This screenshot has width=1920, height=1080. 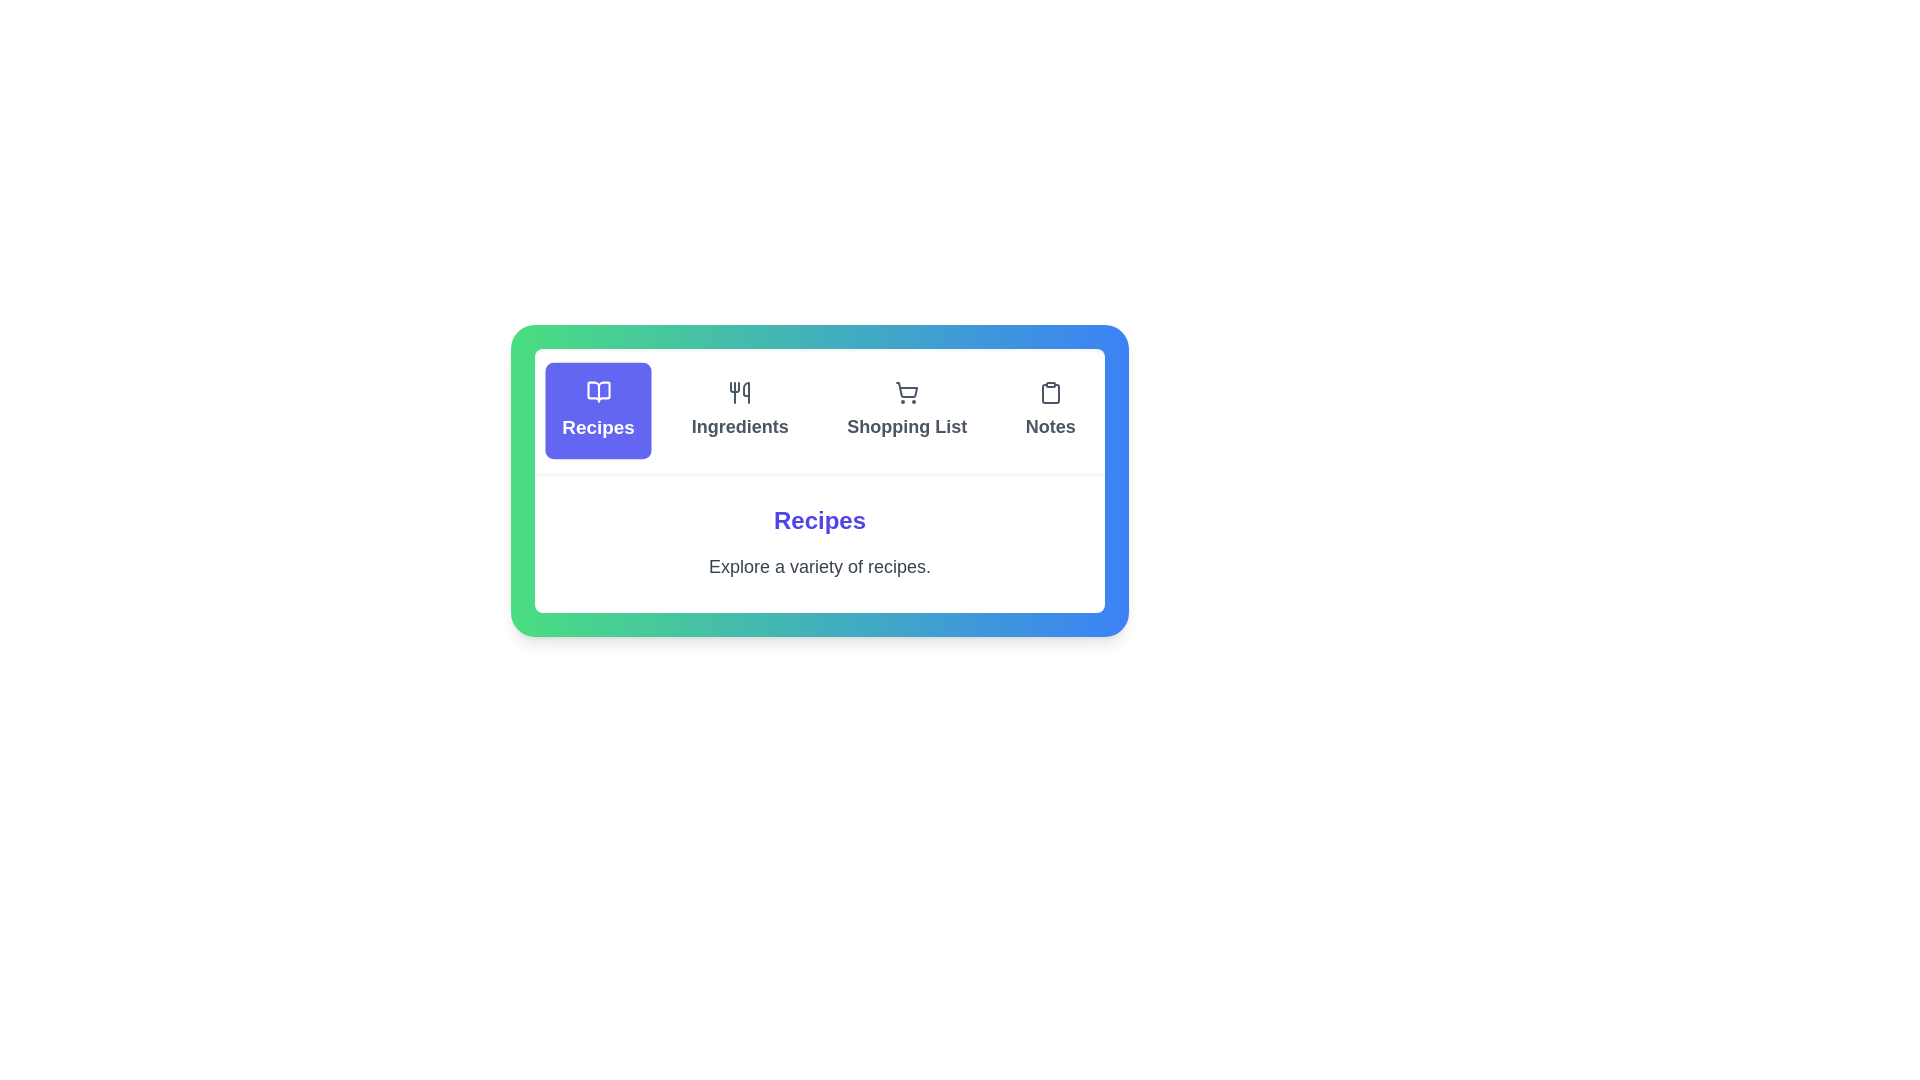 What do you see at coordinates (597, 410) in the screenshot?
I see `the Recipes tab by clicking on it` at bounding box center [597, 410].